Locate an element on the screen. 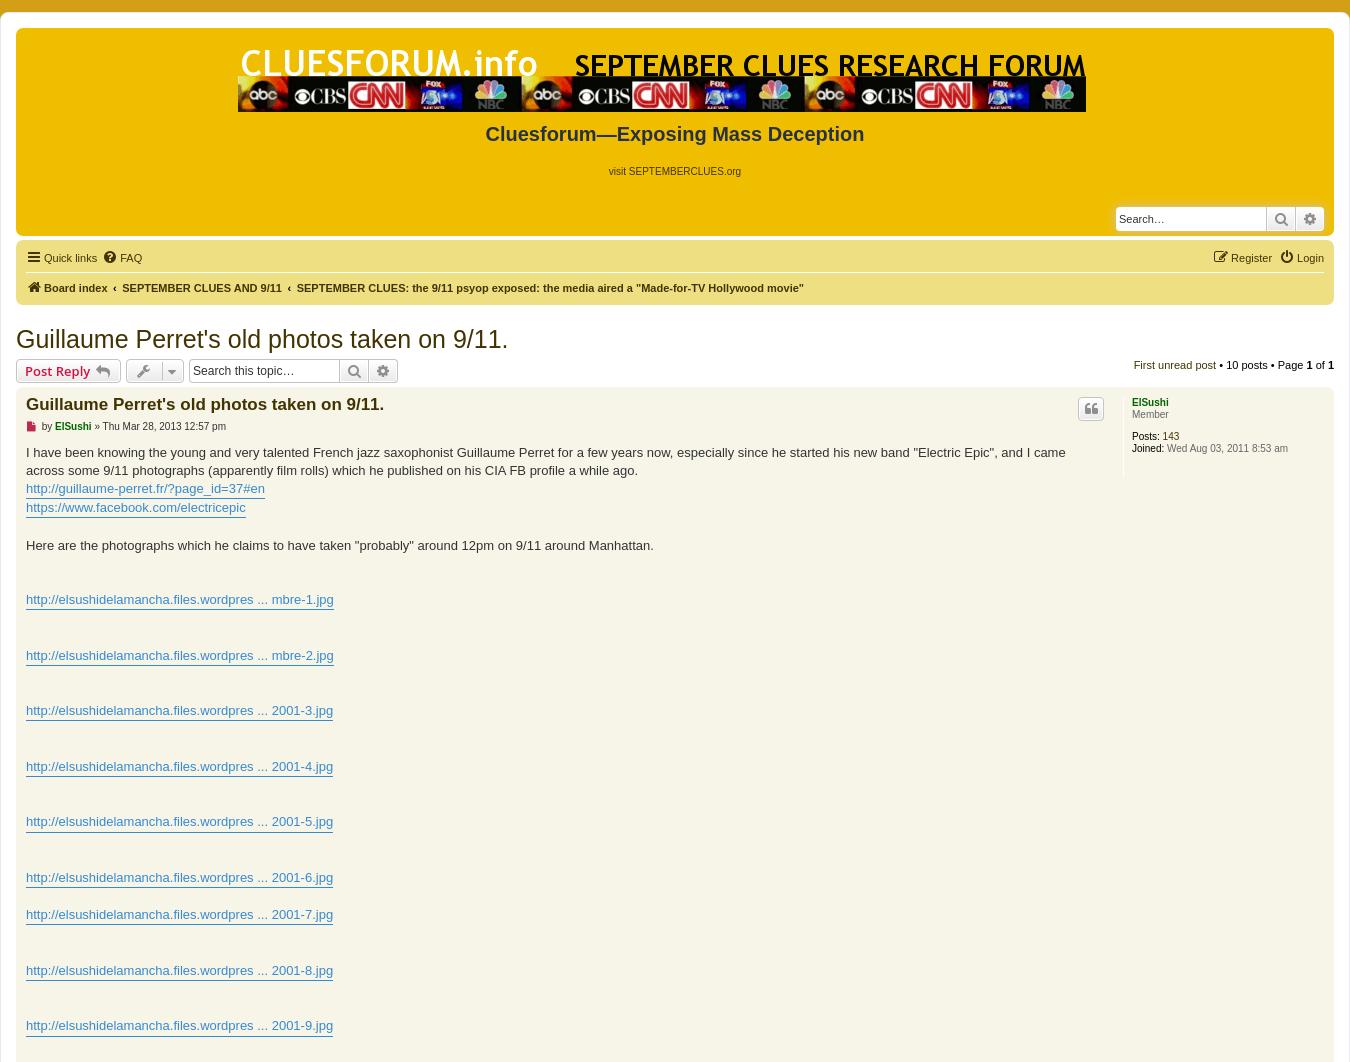 The width and height of the screenshot is (1350, 1062). '• 10 posts
• Page' is located at coordinates (1214, 364).